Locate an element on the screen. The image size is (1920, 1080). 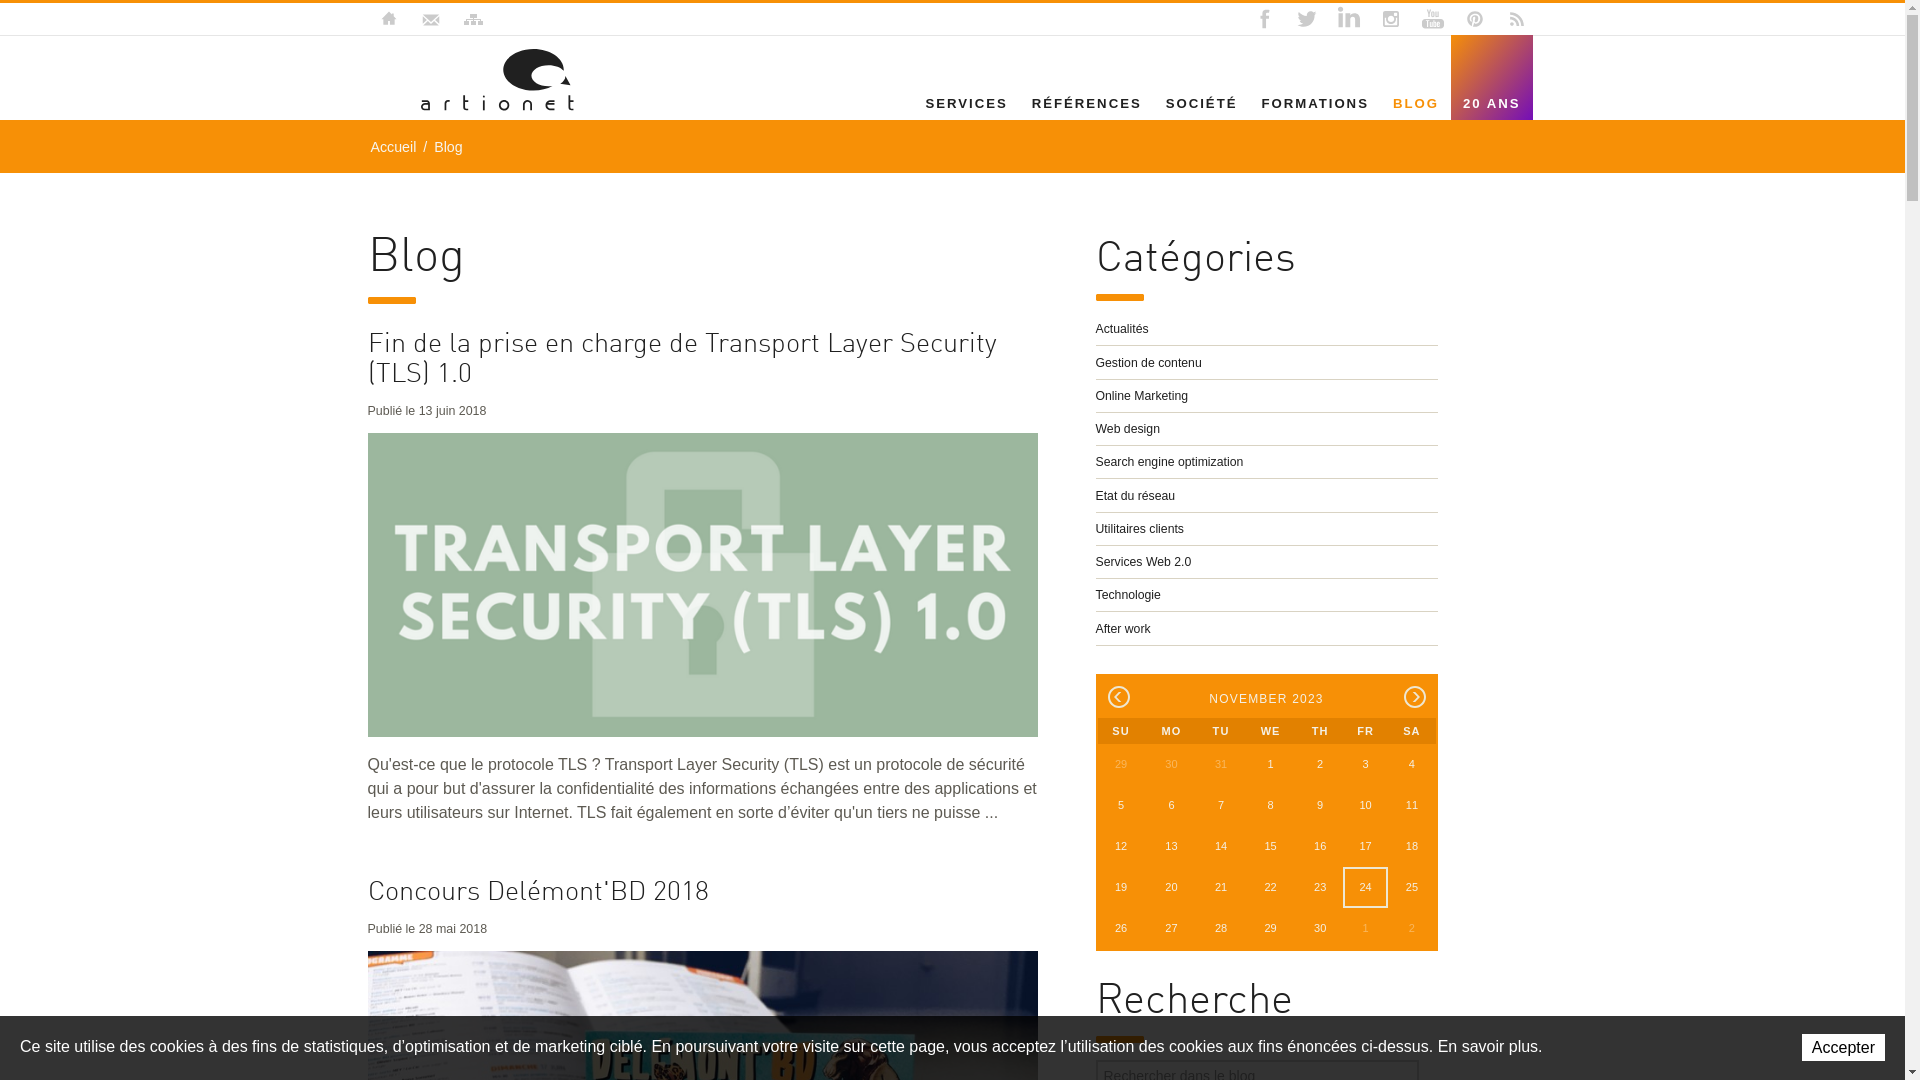
'NEXT' is located at coordinates (1414, 696).